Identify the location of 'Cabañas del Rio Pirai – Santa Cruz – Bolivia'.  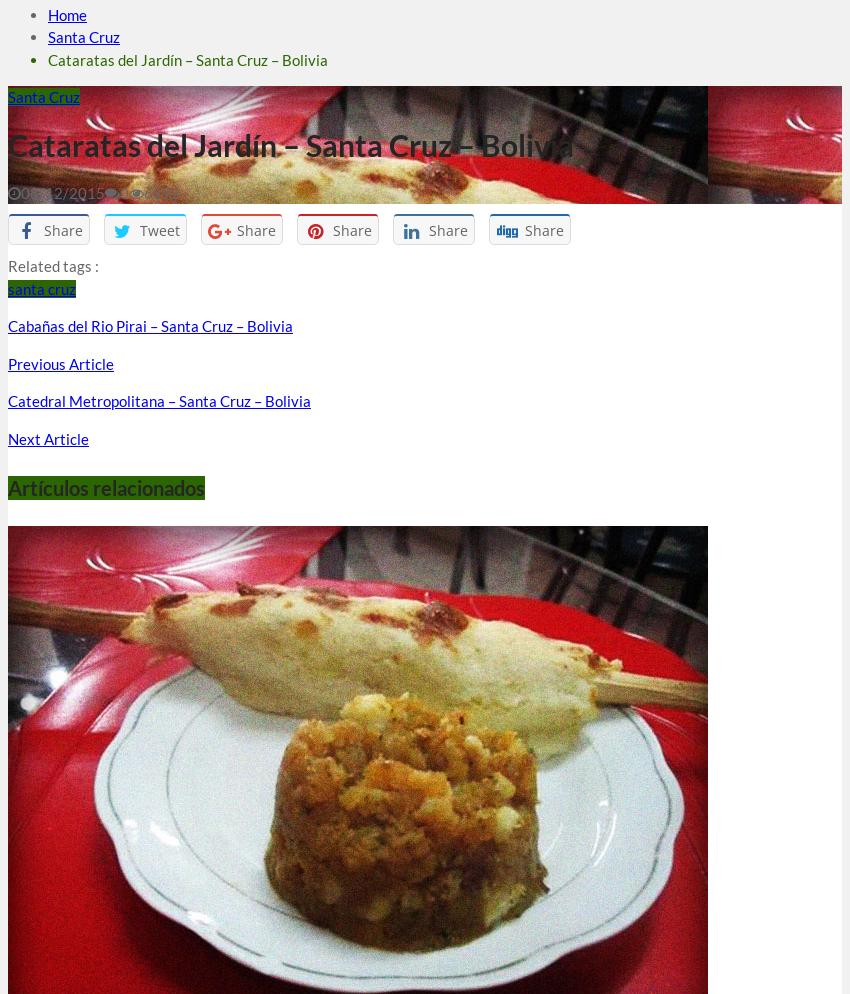
(150, 325).